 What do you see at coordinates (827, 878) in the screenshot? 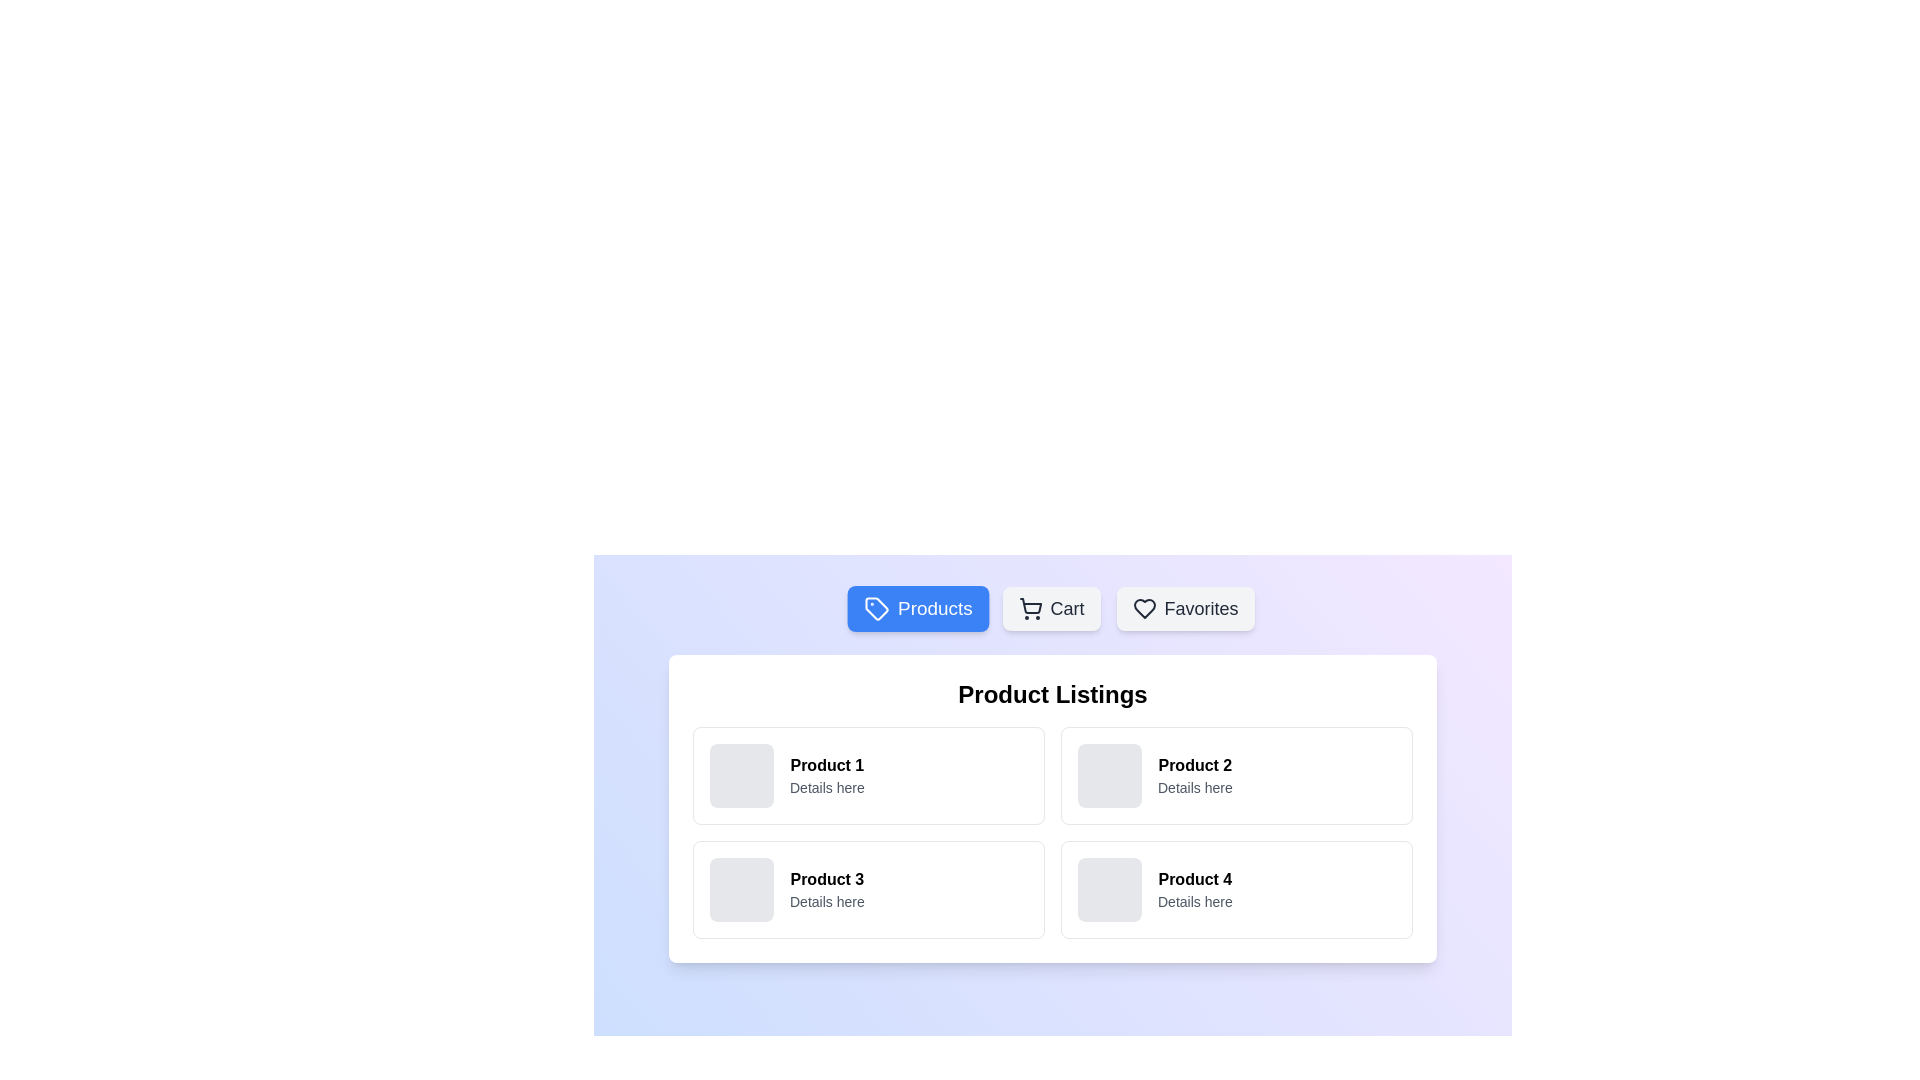
I see `product title text located in the upper text component of the third product card in the bottom-left corner of the product grid` at bounding box center [827, 878].